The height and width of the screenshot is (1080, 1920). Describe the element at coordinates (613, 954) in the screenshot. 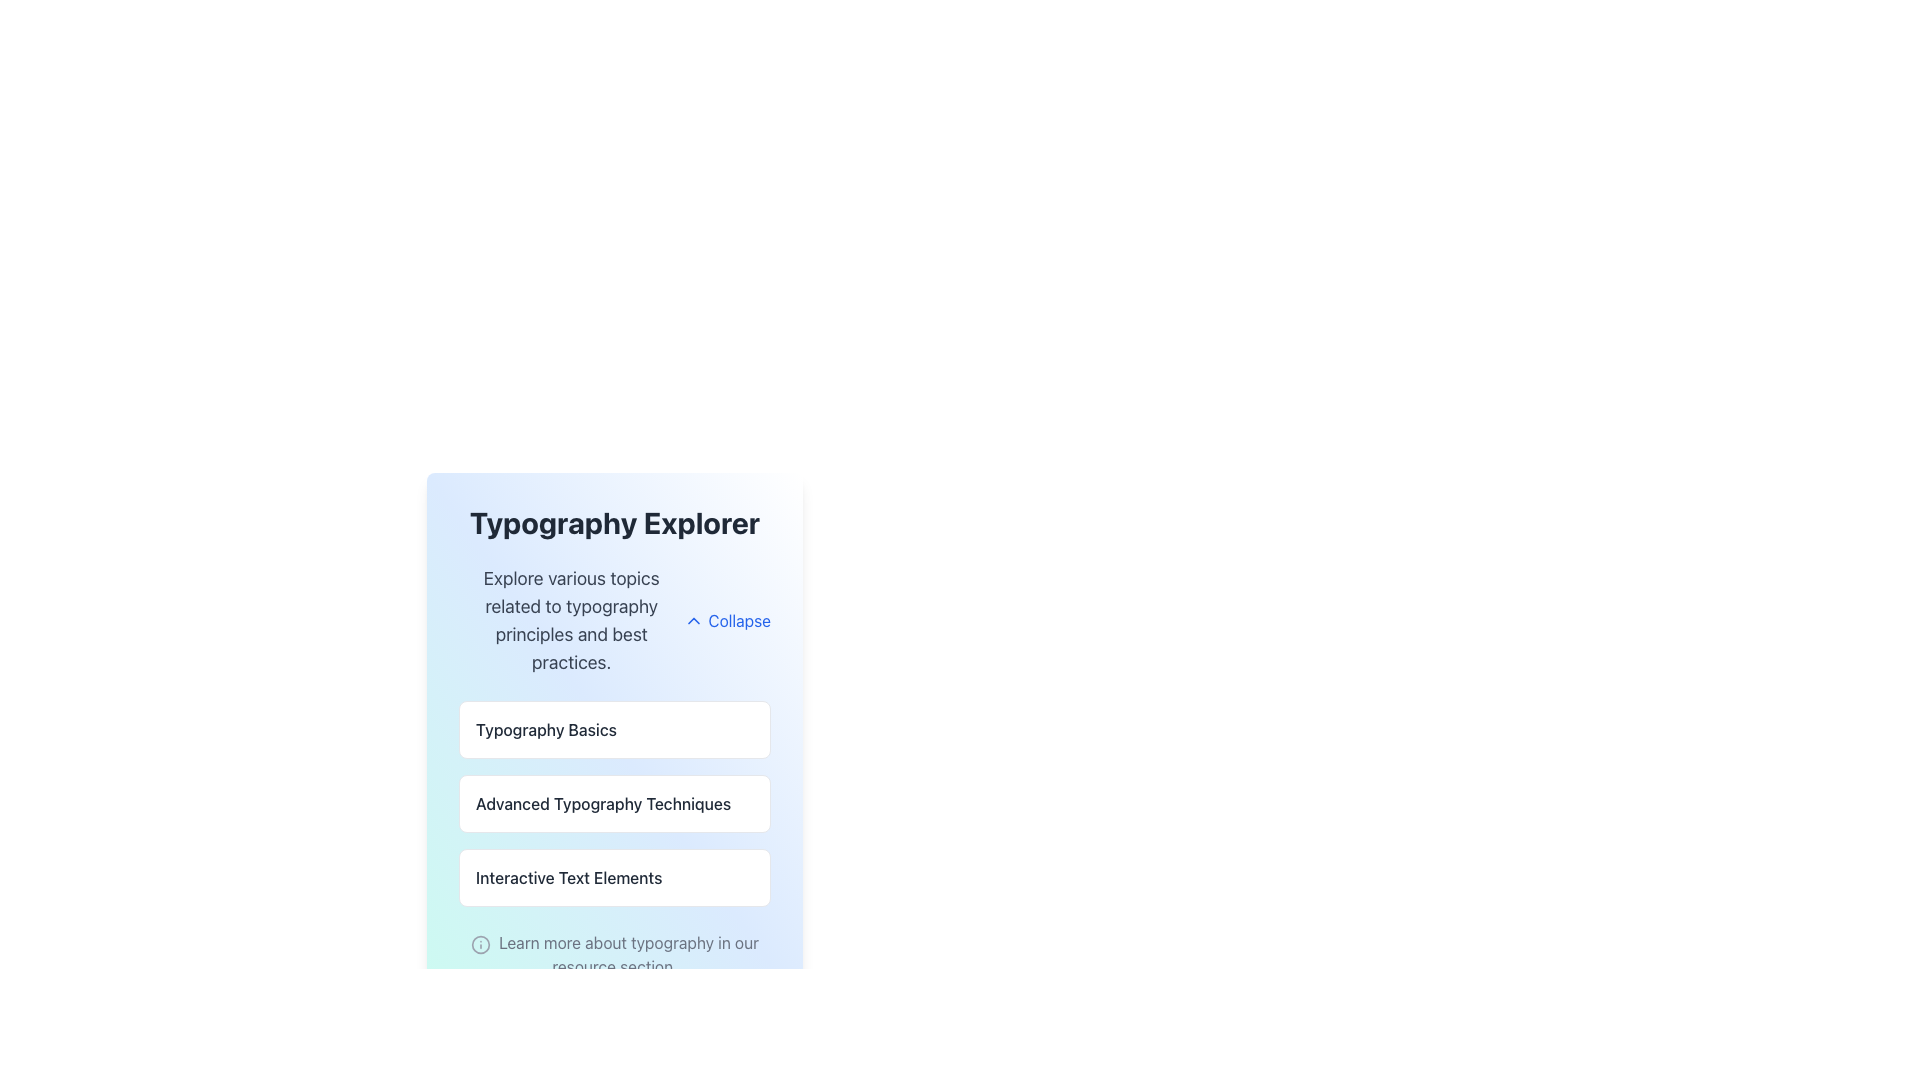

I see `the informational text element located at the bottom of the 'Typography Explorer' section, beneath the 'Interactive Text Elements' card` at that location.